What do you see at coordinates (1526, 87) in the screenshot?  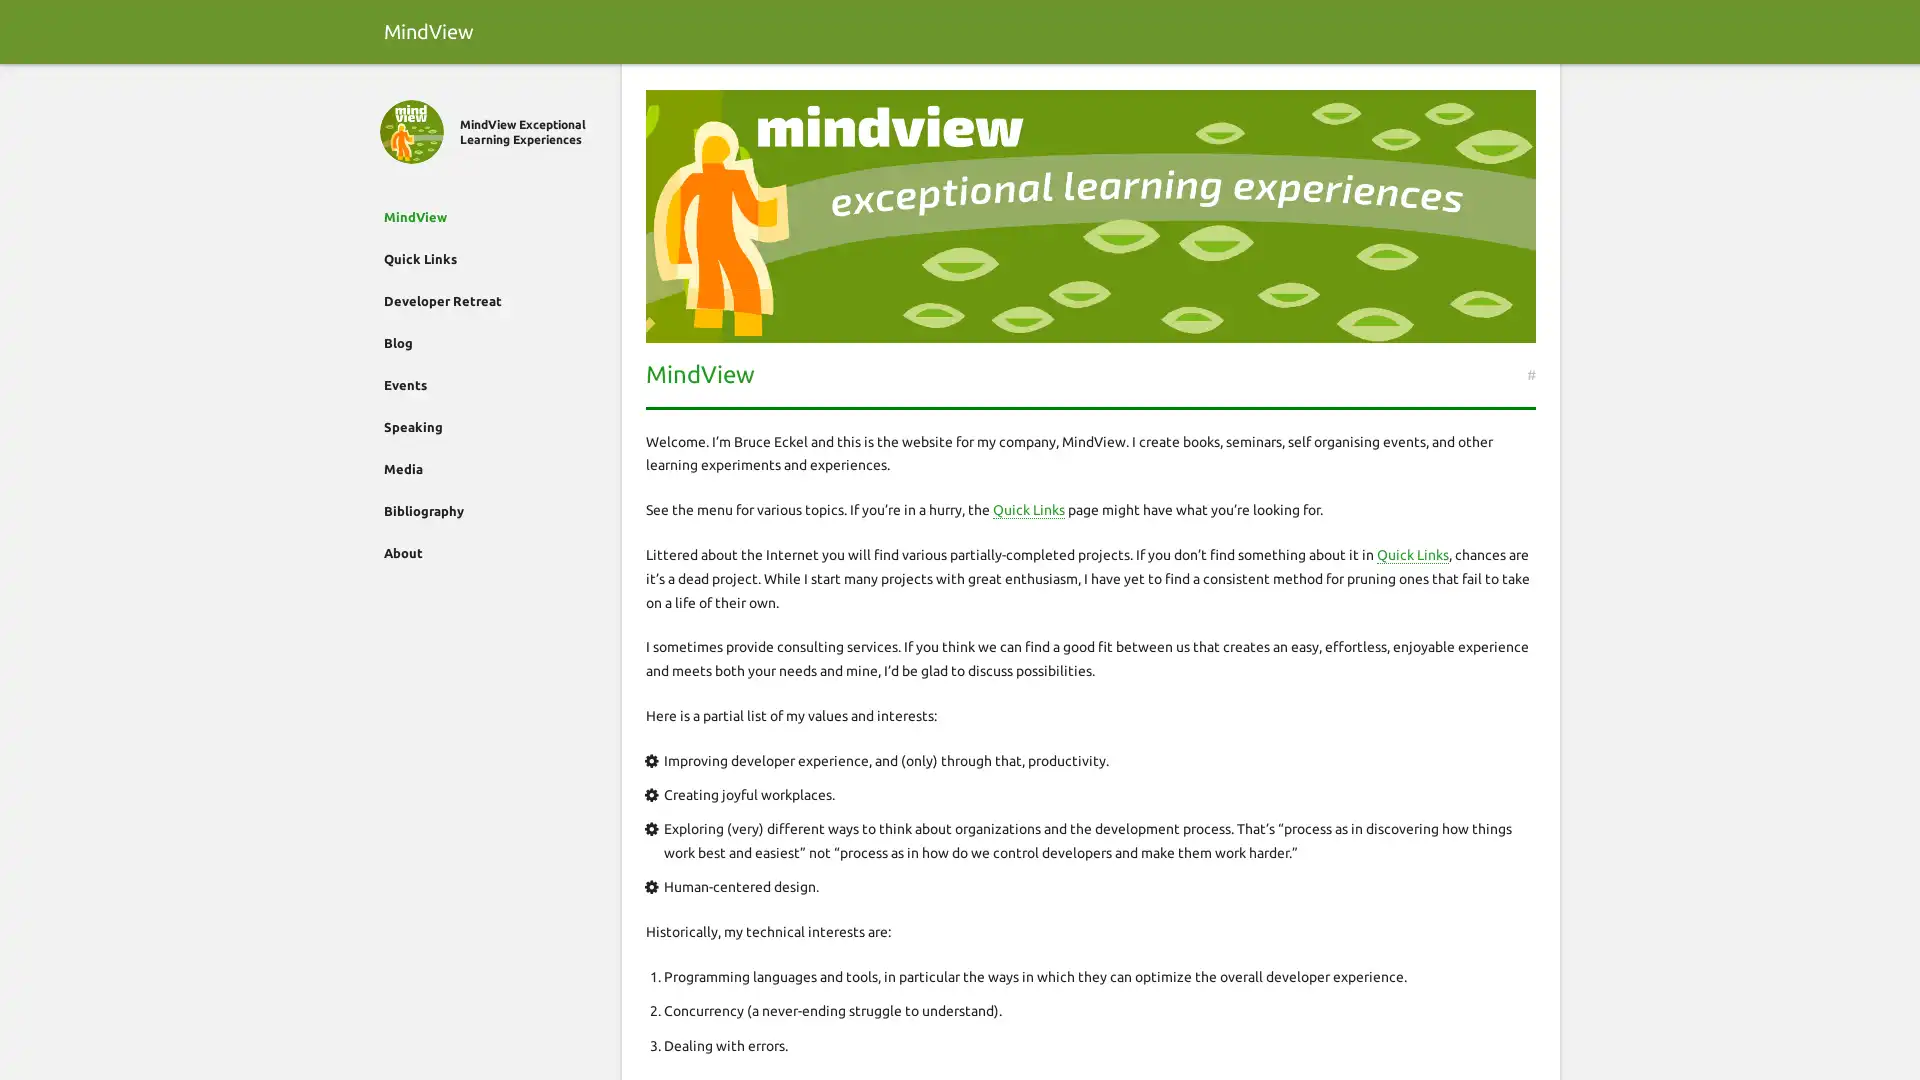 I see `Search` at bounding box center [1526, 87].